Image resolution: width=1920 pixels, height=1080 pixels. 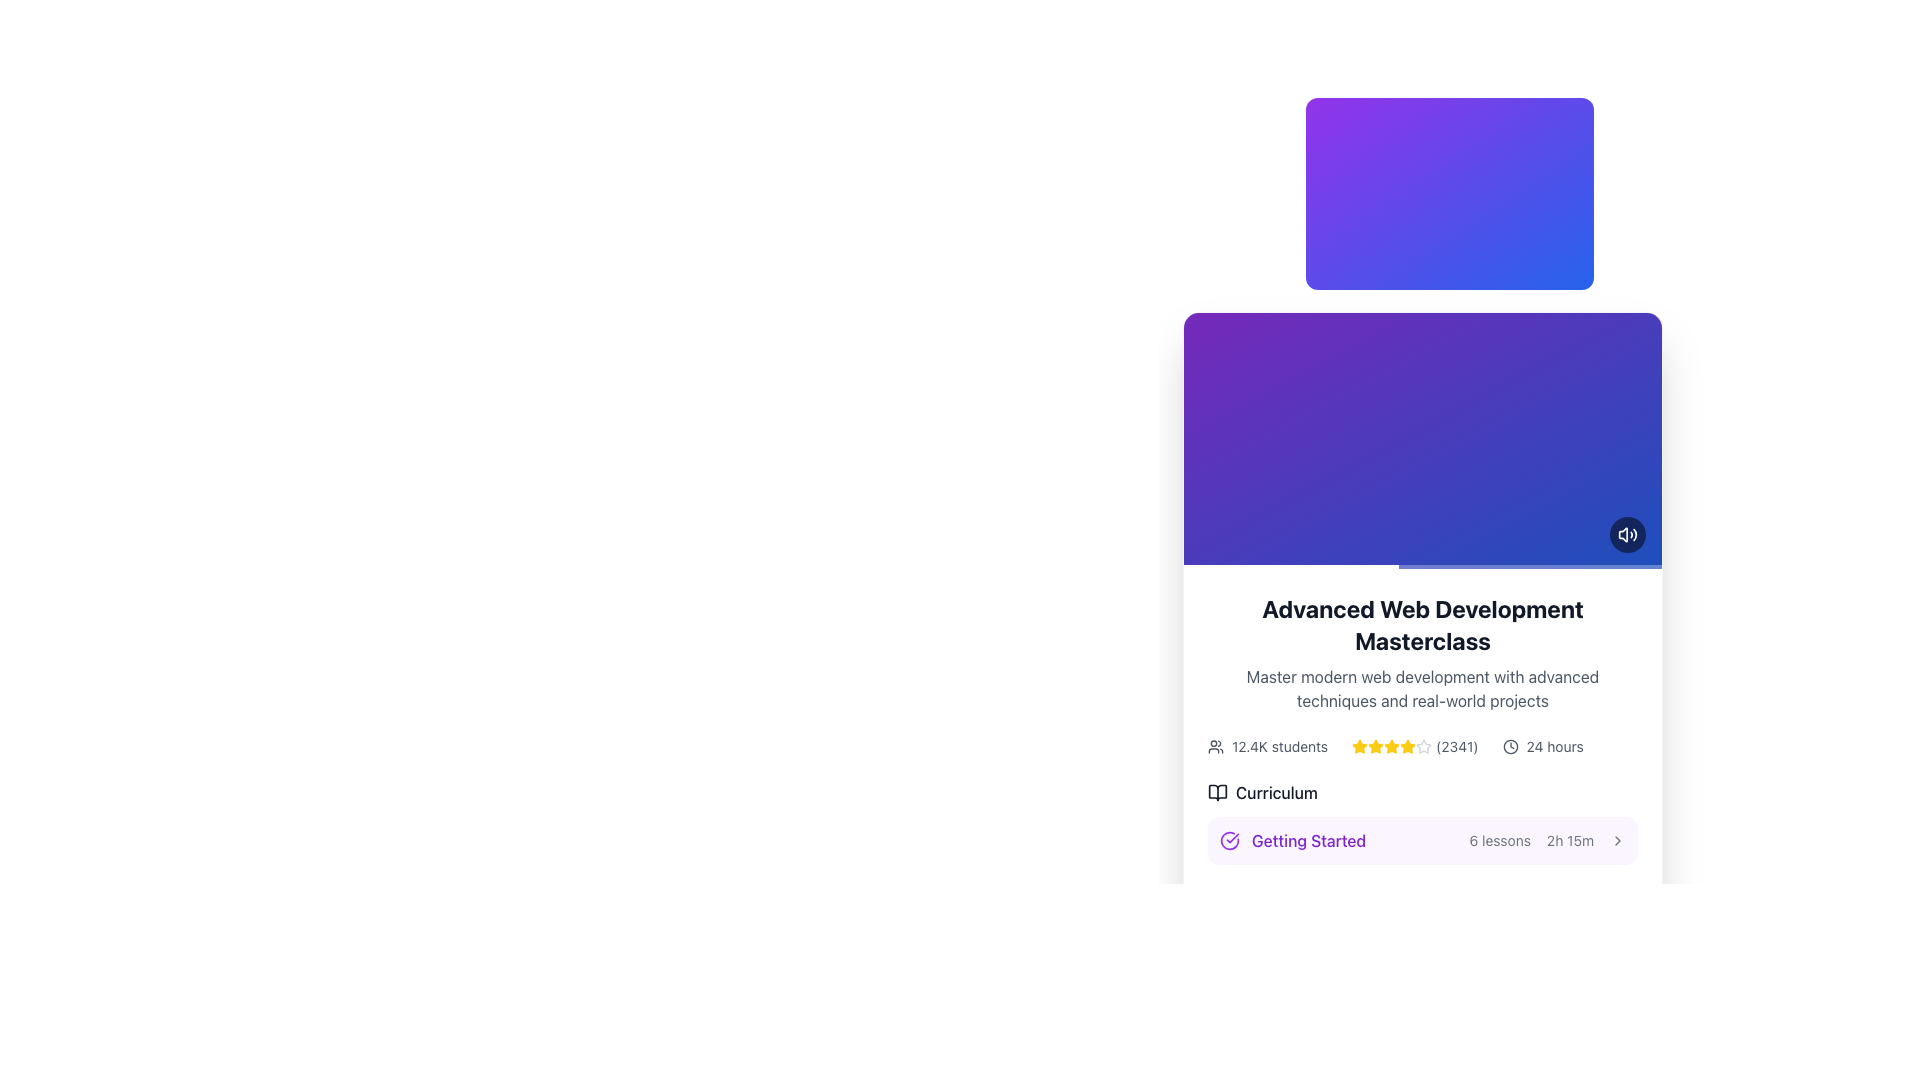 I want to click on the second yellow star icon in the 5-star rating system for the course 'Advanced Web Development Masterclass', so click(x=1360, y=746).